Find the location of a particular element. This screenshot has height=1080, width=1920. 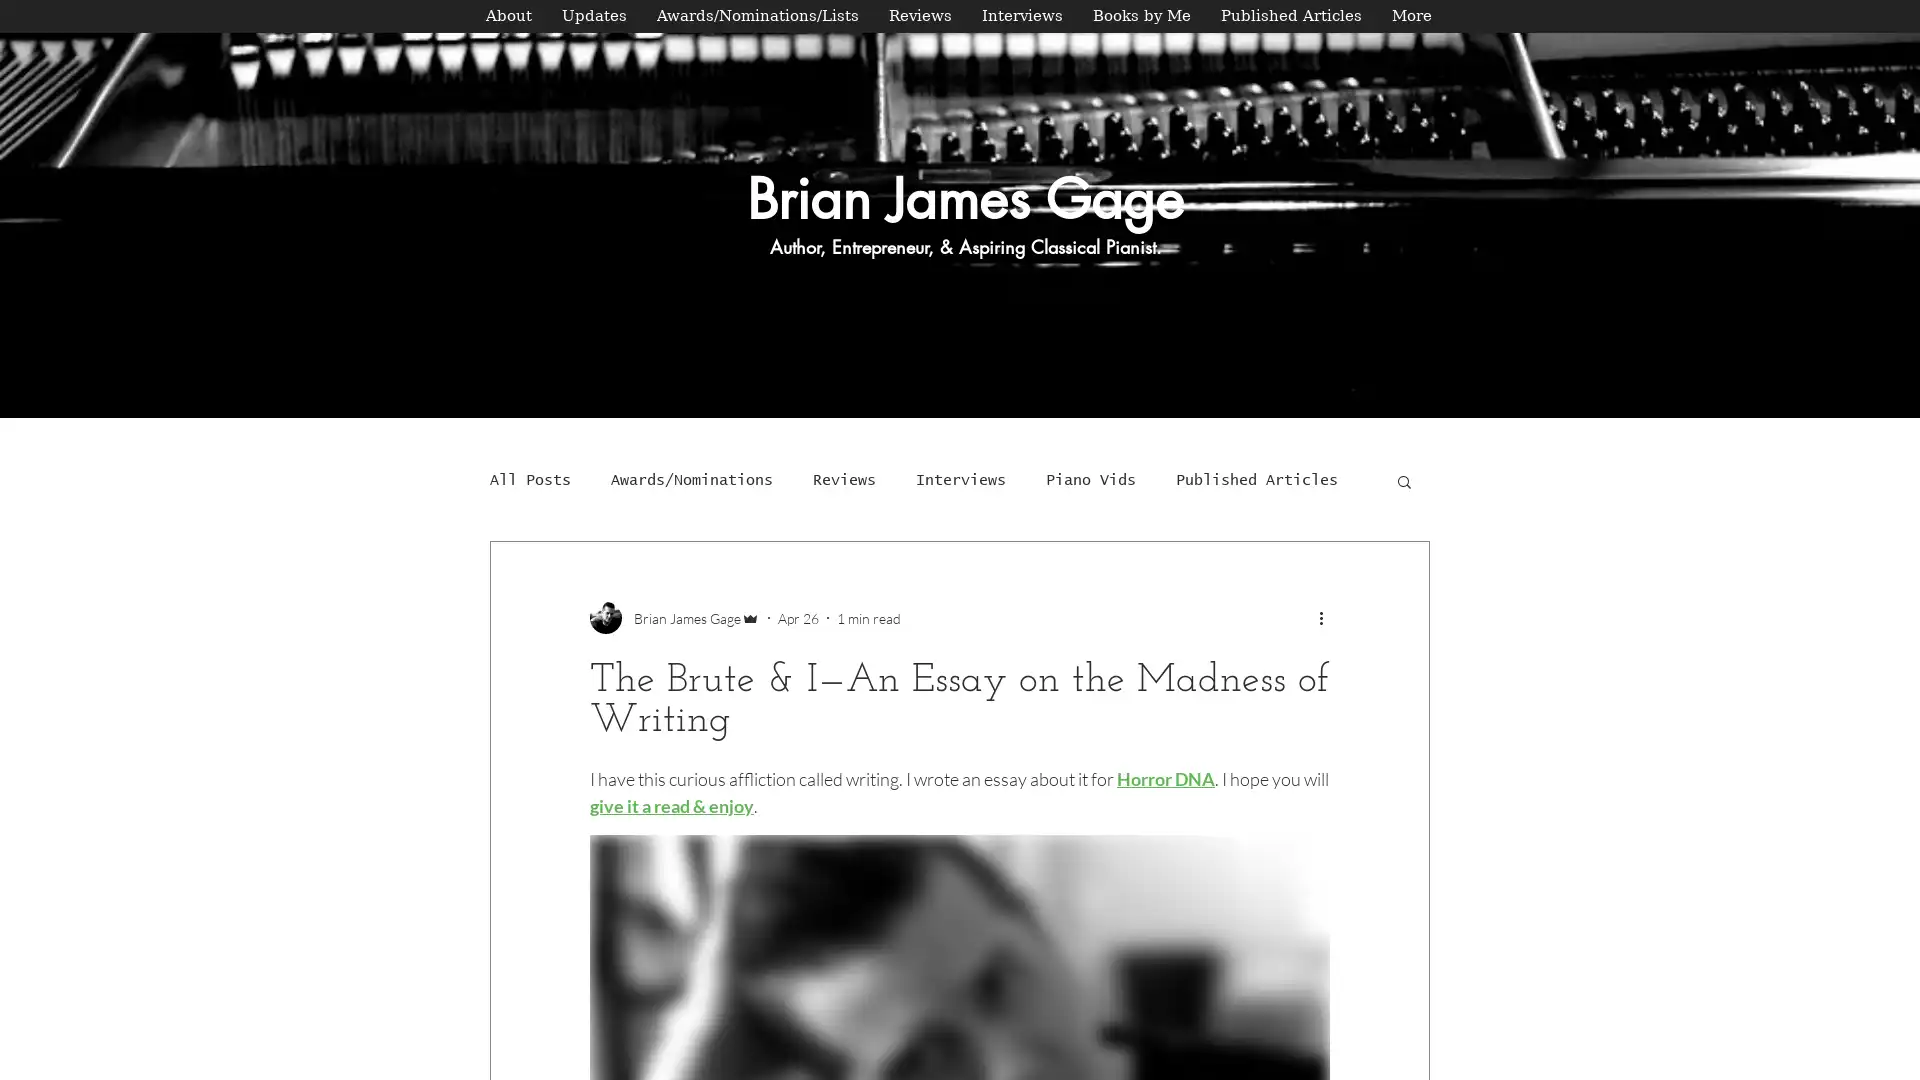

More actions is located at coordinates (1327, 616).